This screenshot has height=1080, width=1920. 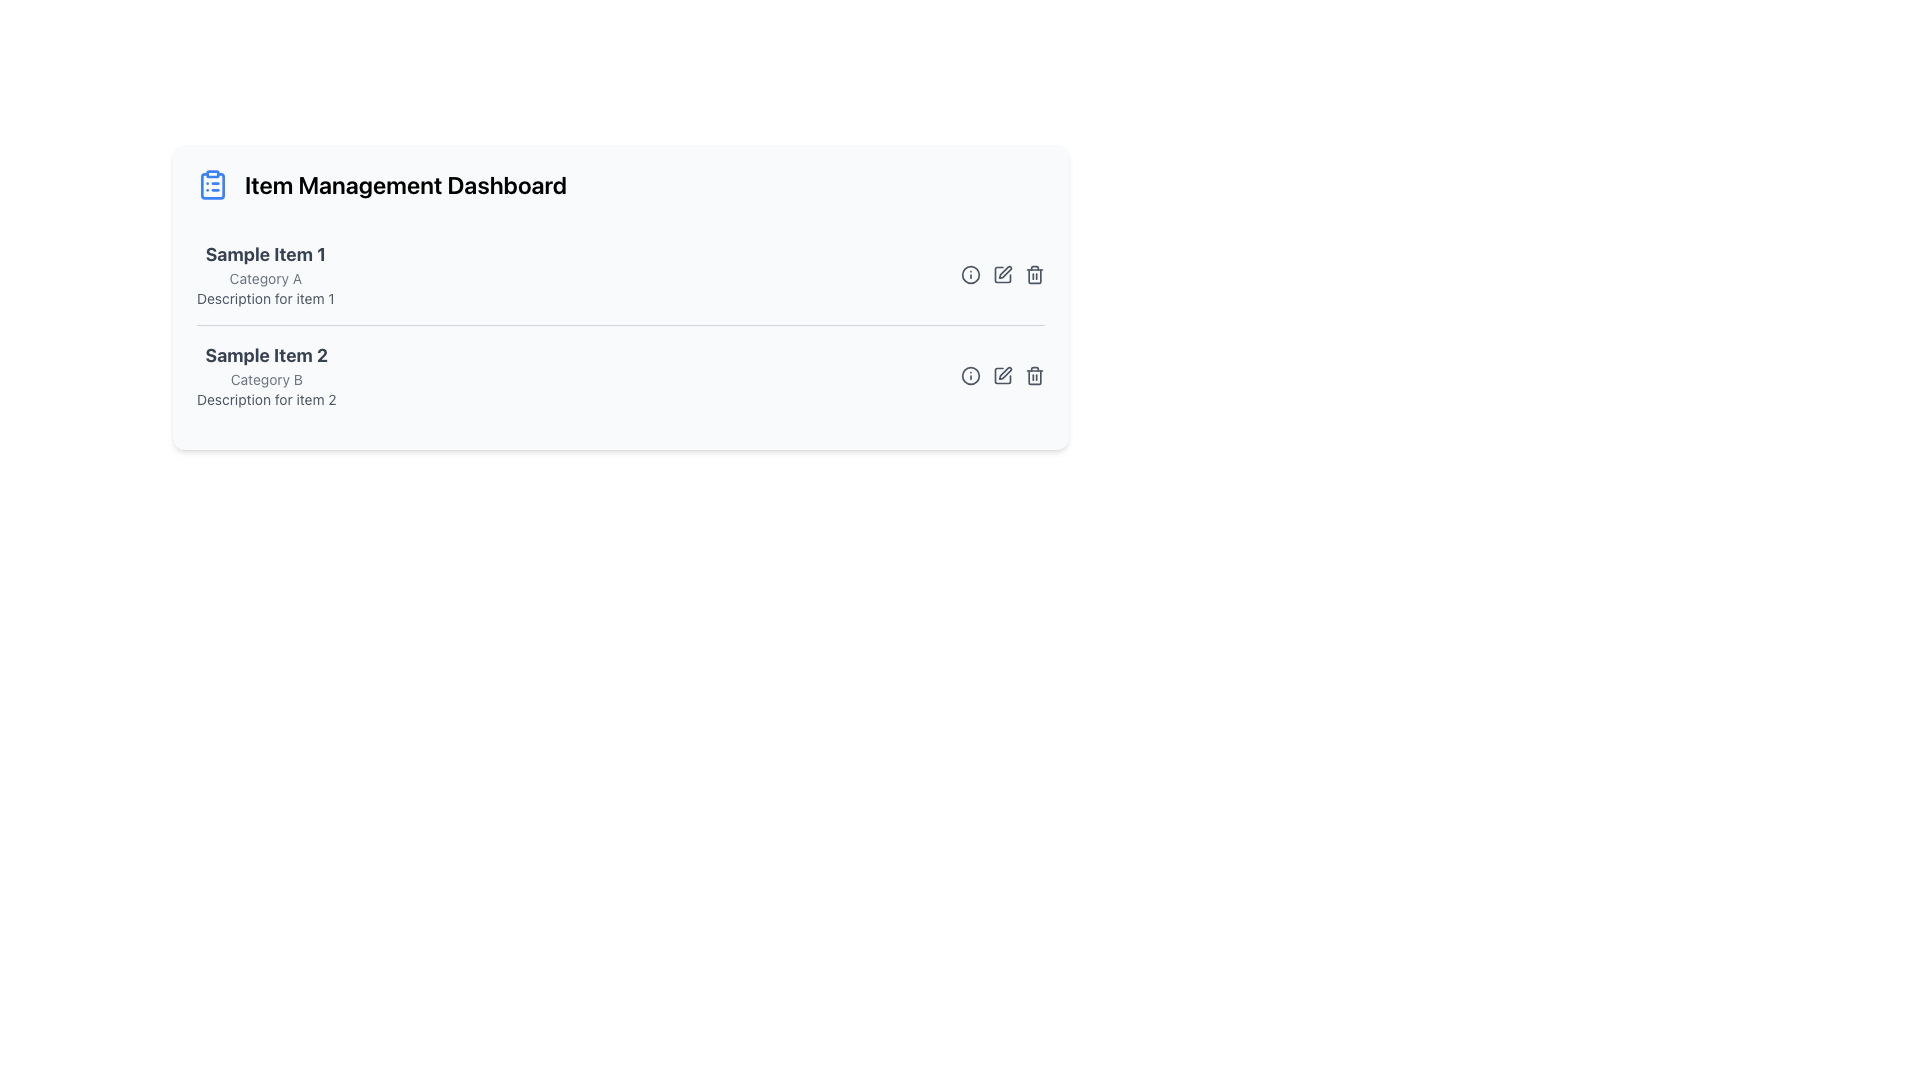 What do you see at coordinates (265, 400) in the screenshot?
I see `the static text label displaying 'Description for item 2', which is located below 'Category B' in the 'Sample Item 2' section` at bounding box center [265, 400].